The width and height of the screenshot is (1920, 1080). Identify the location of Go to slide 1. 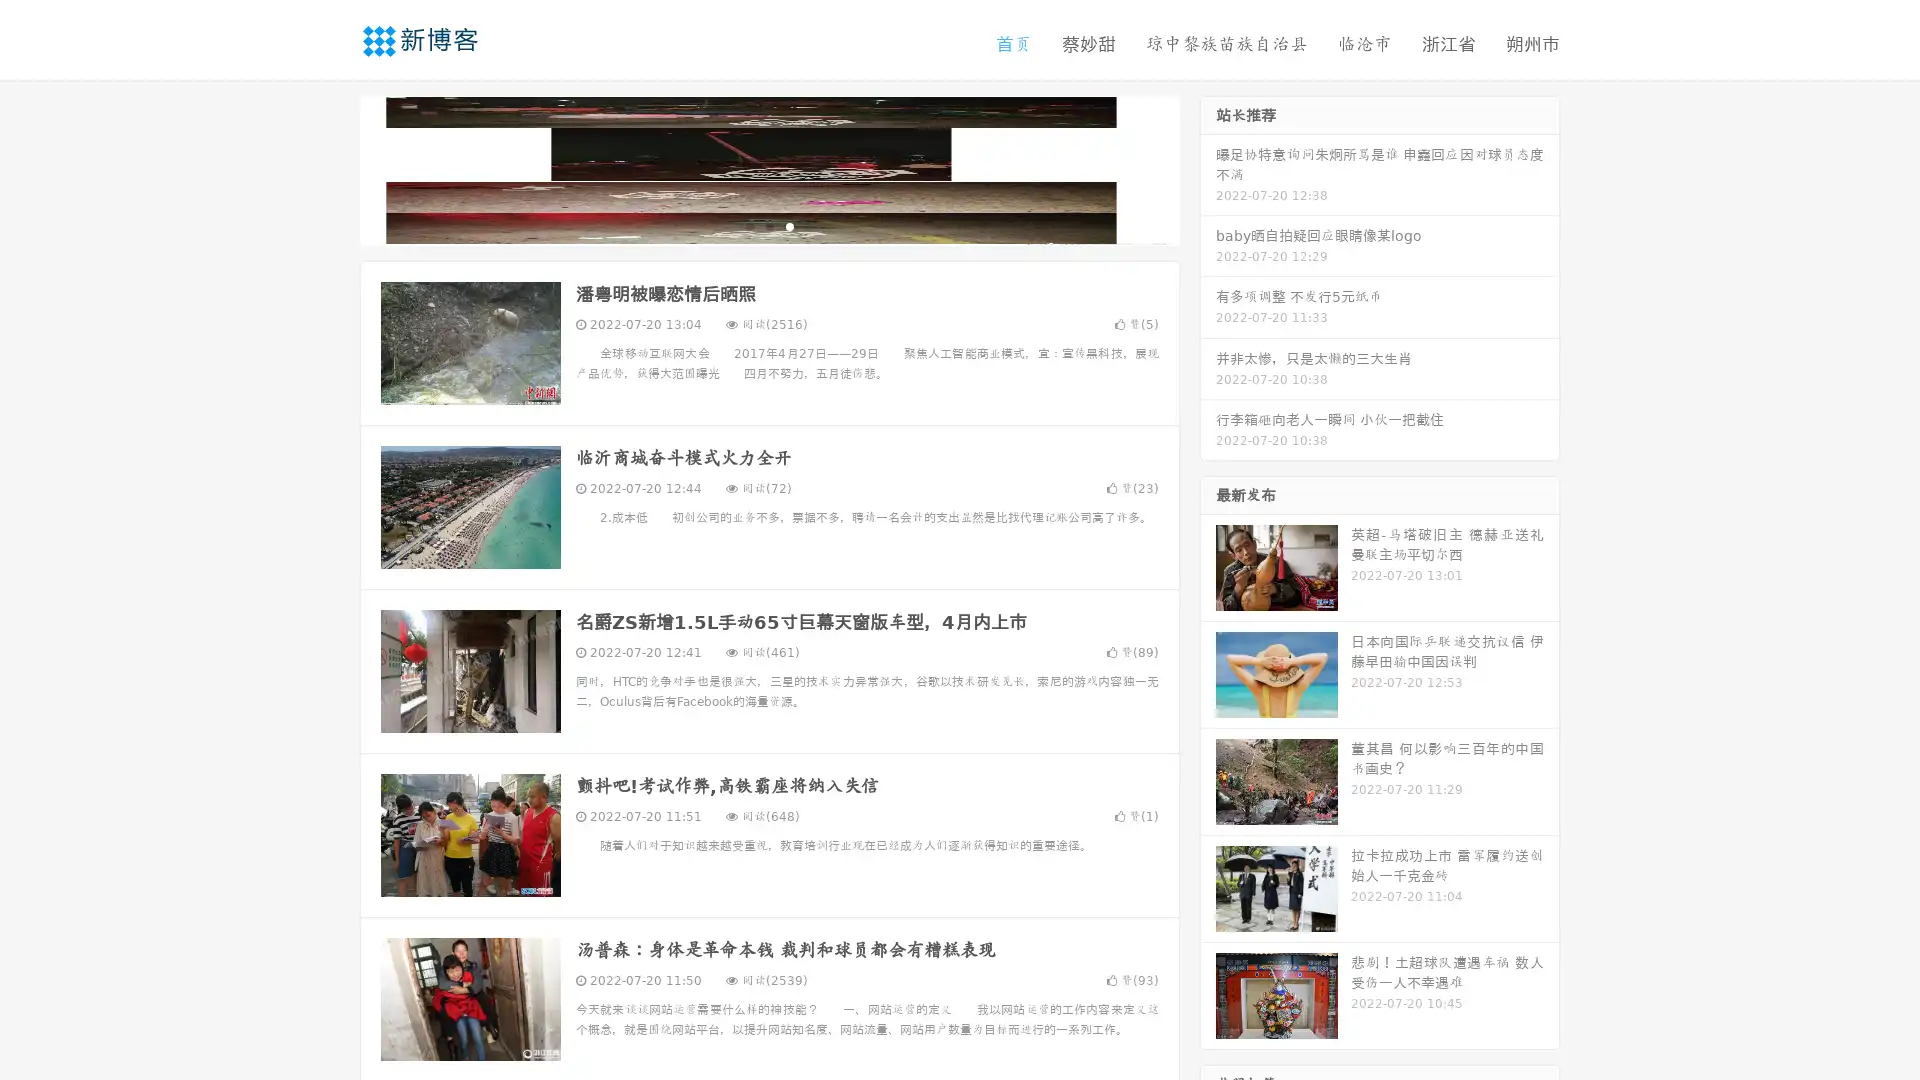
(748, 225).